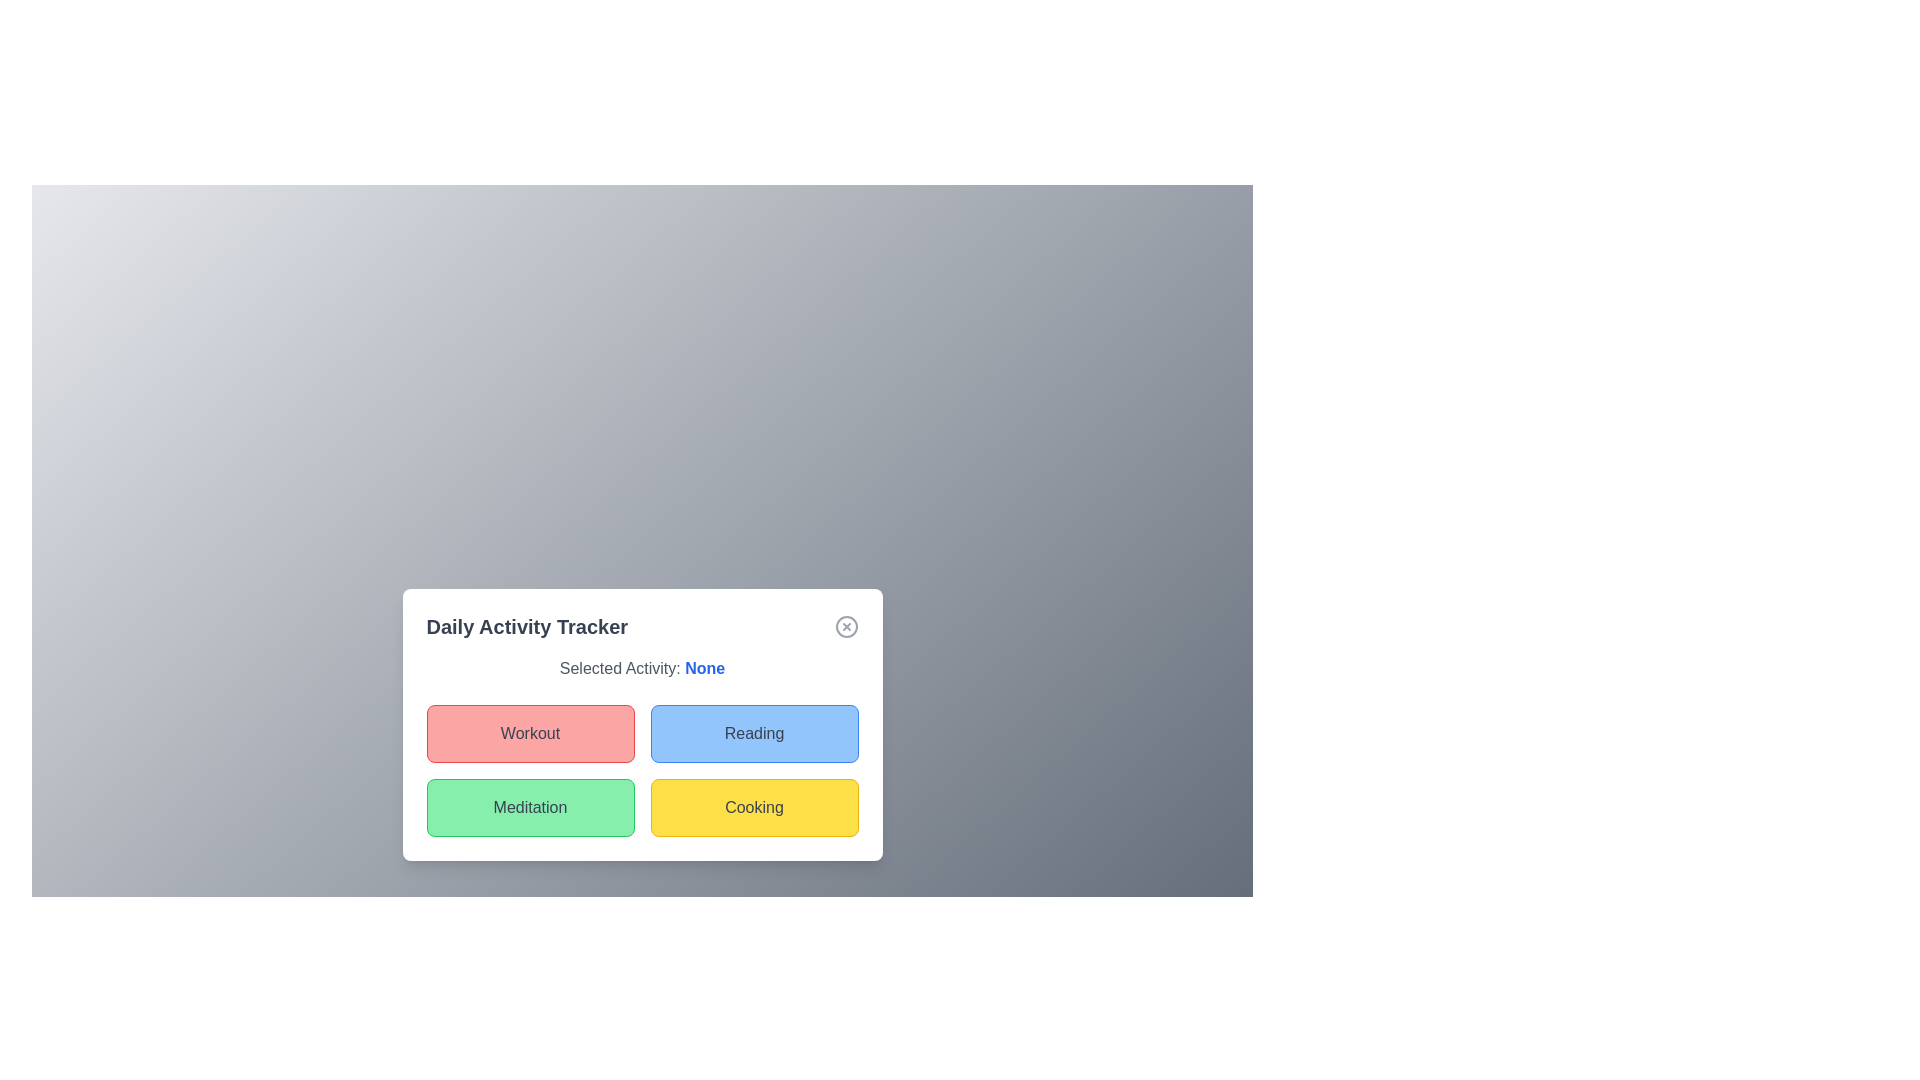  I want to click on the Meditation button to observe its visual effect, so click(530, 806).